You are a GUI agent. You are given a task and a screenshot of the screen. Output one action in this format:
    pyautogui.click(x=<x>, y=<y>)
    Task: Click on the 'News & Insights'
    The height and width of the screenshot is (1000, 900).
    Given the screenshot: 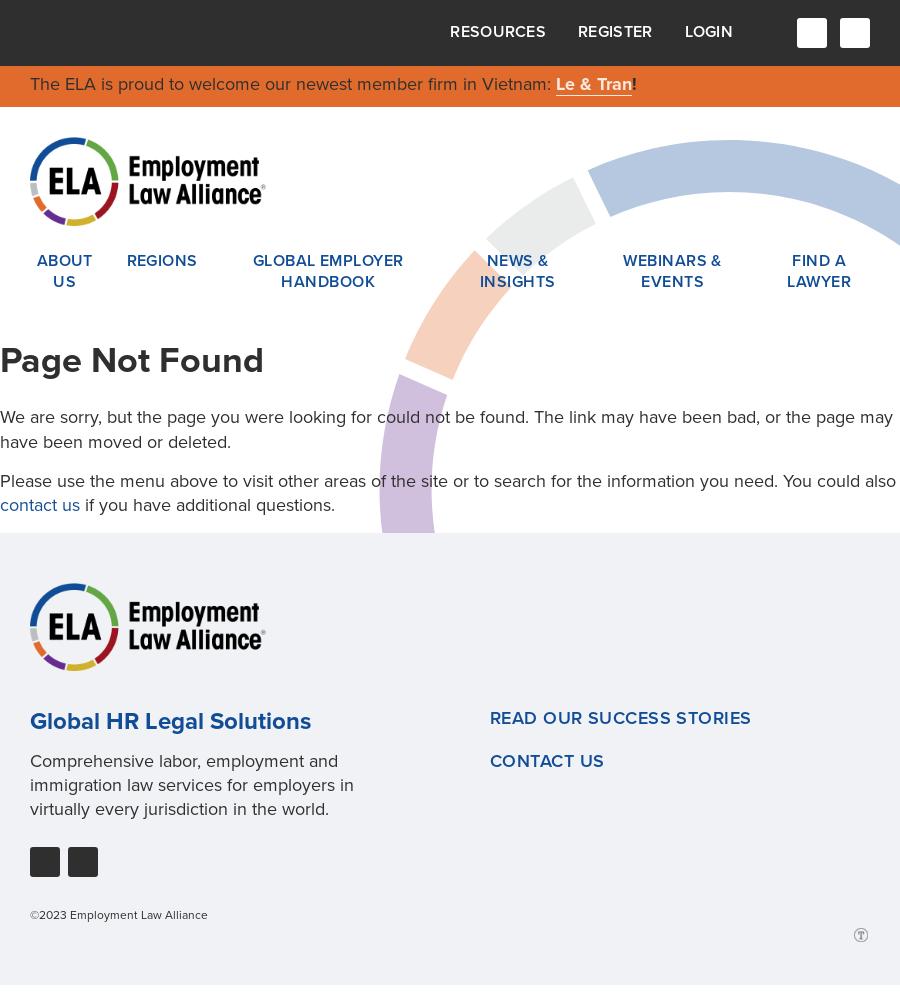 What is the action you would take?
    pyautogui.click(x=477, y=271)
    